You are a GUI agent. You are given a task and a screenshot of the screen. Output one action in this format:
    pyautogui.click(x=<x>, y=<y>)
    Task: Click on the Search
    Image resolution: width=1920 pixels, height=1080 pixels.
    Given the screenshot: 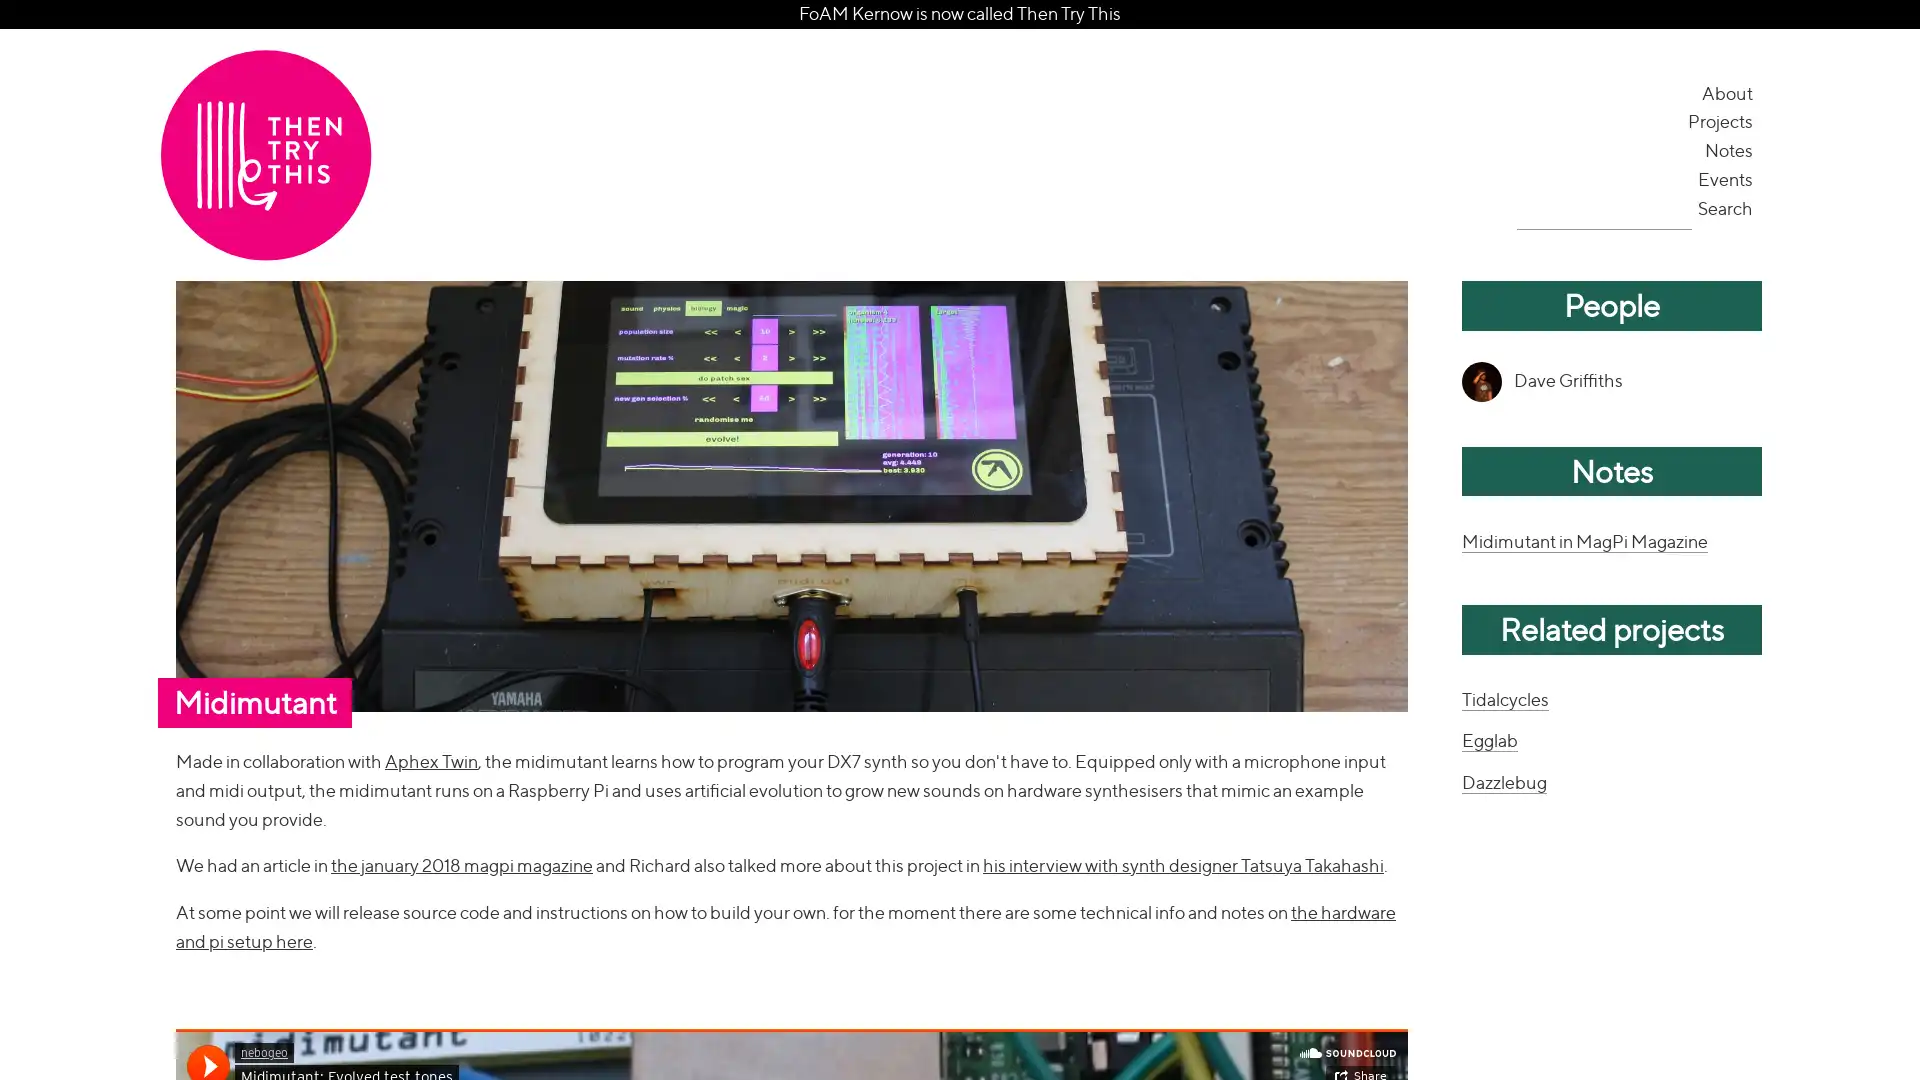 What is the action you would take?
    pyautogui.click(x=1726, y=207)
    